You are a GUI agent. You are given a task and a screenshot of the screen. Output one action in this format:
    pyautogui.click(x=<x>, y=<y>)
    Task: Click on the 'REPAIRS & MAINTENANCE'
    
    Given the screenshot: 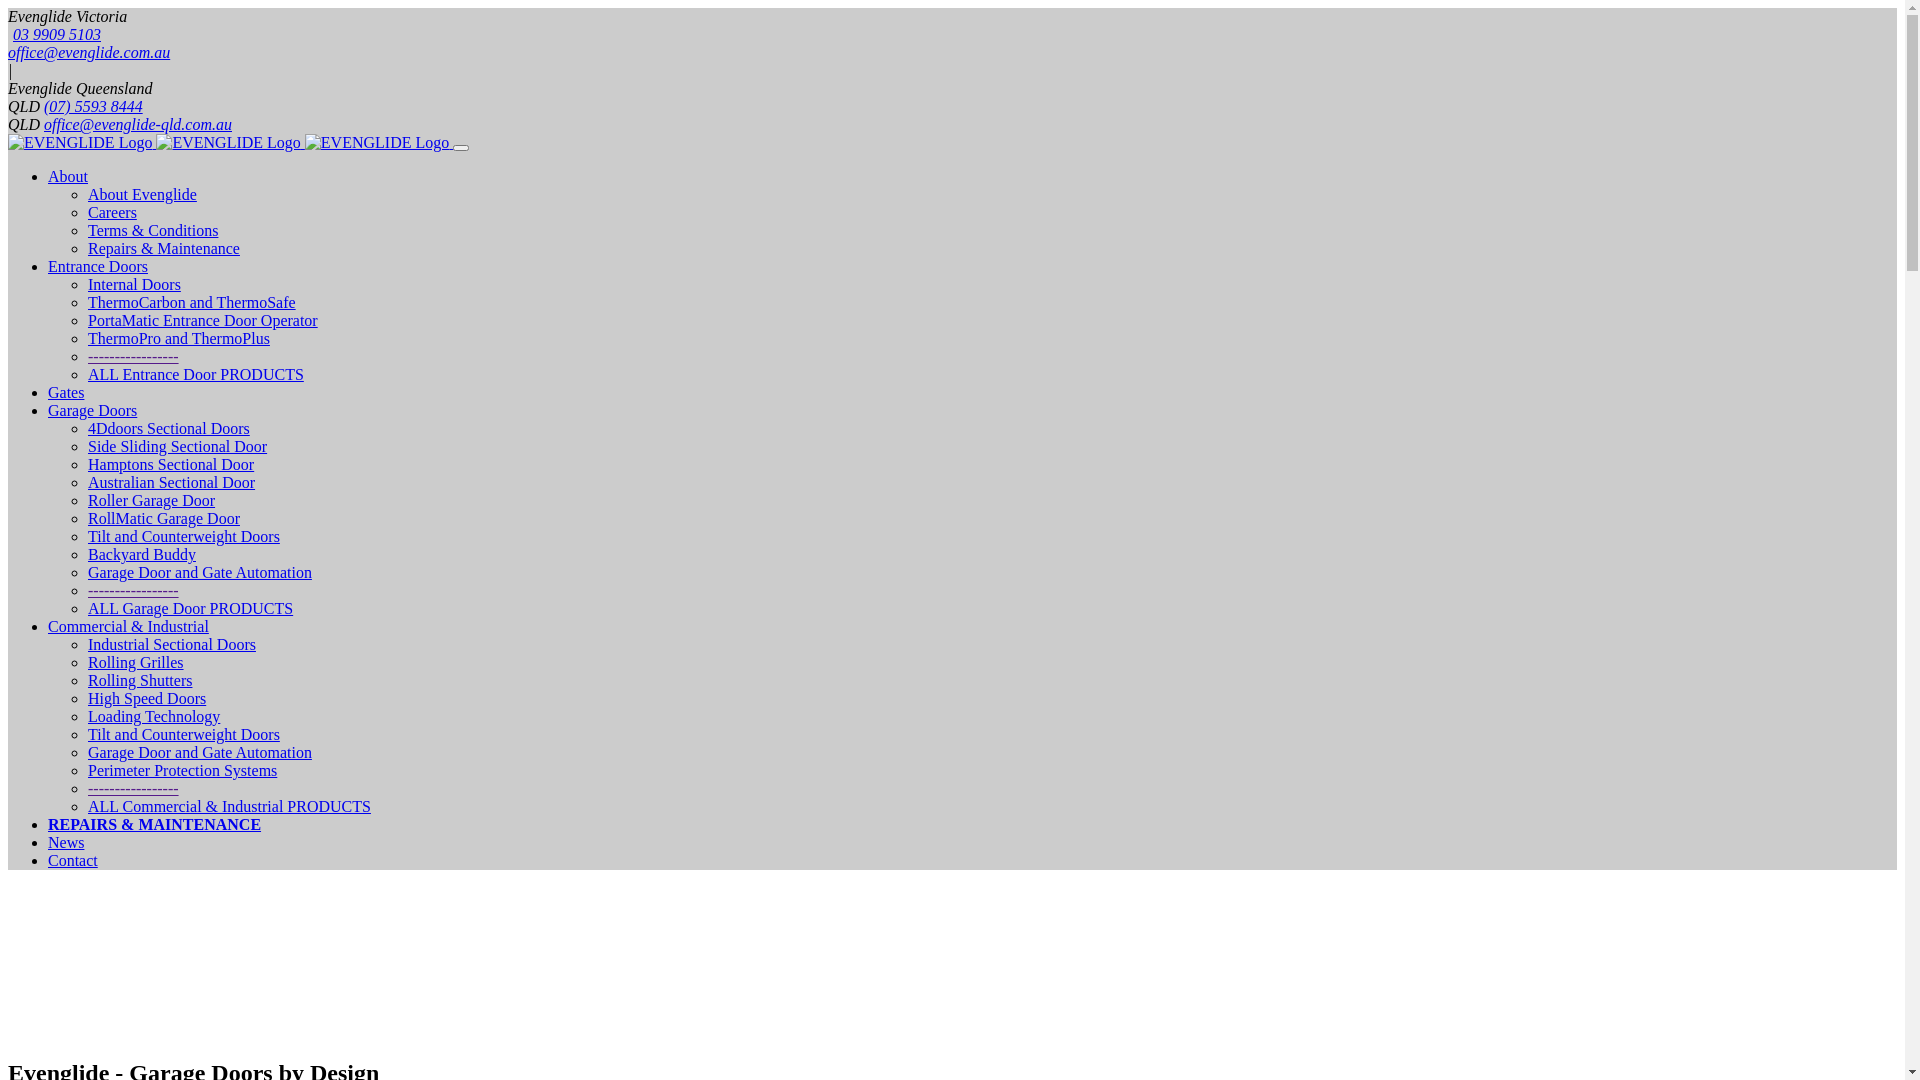 What is the action you would take?
    pyautogui.click(x=153, y=824)
    